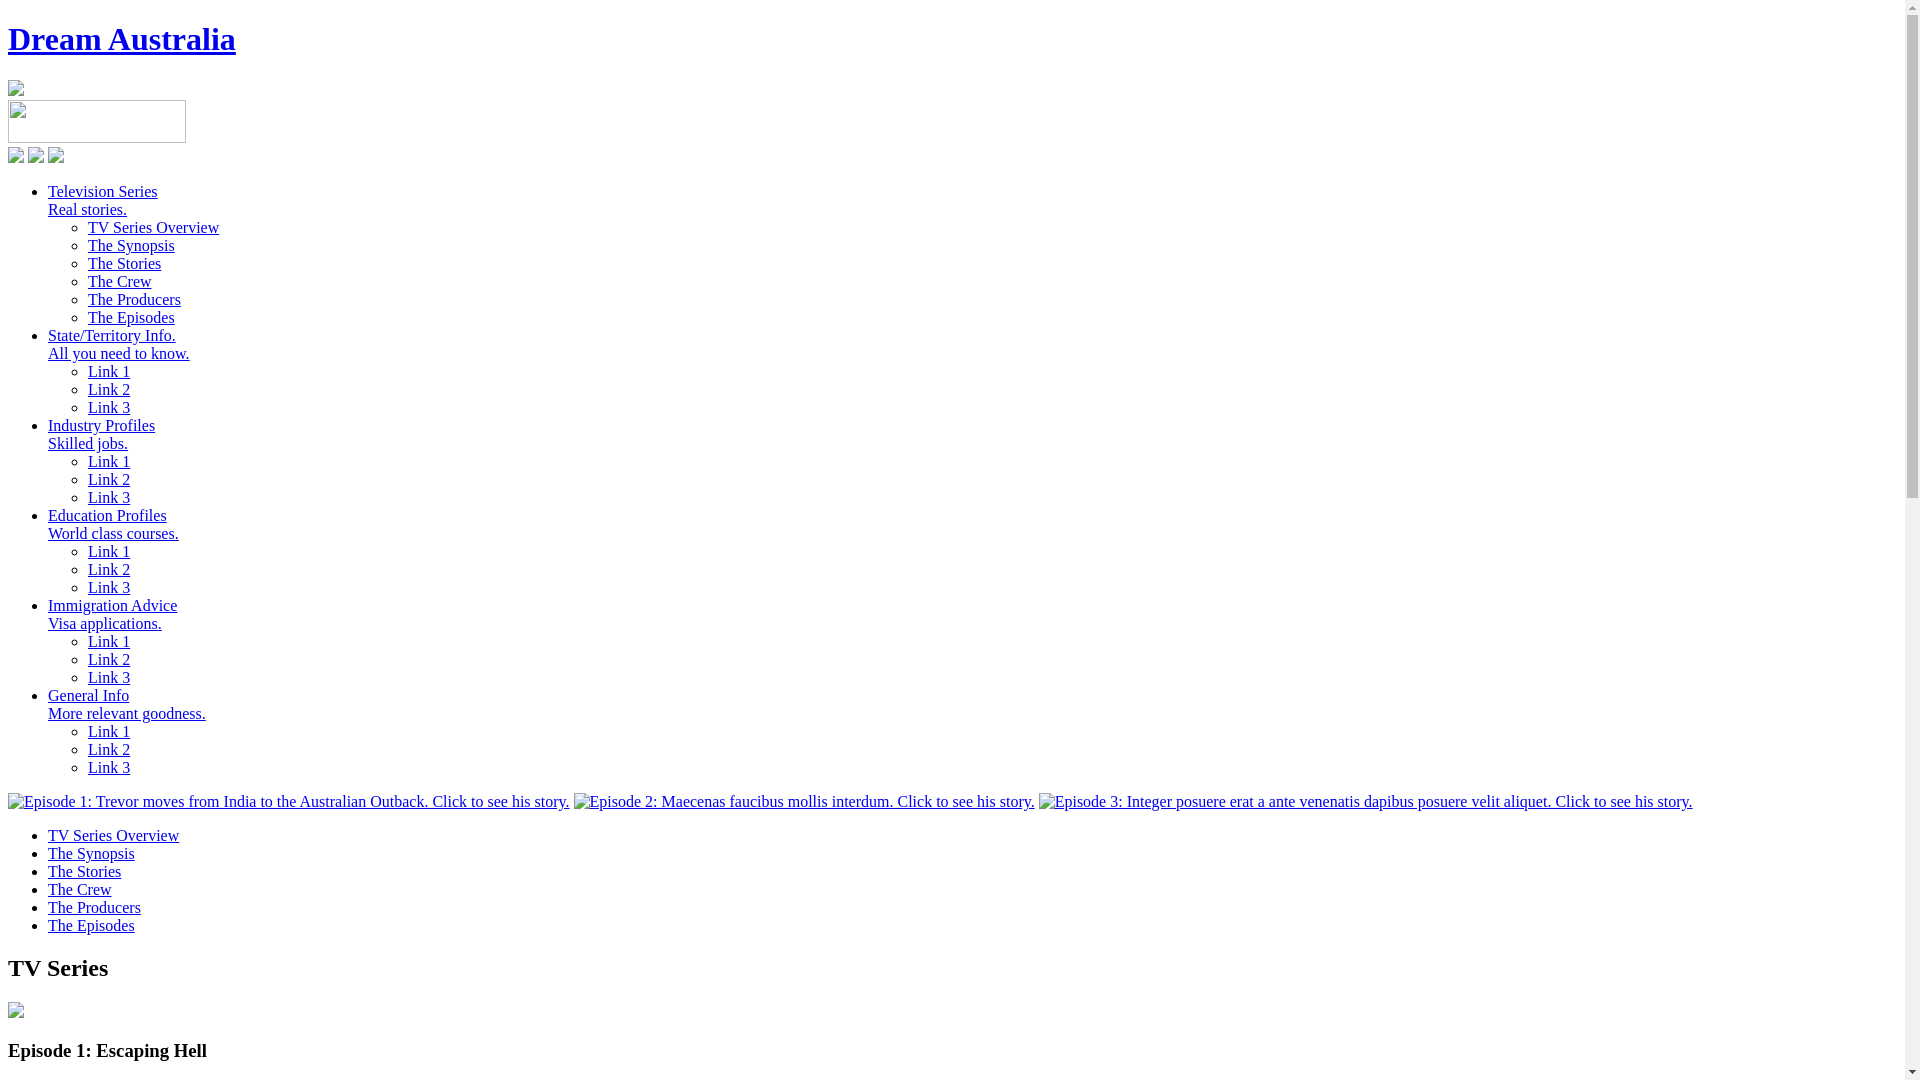  What do you see at coordinates (130, 316) in the screenshot?
I see `'The Episodes'` at bounding box center [130, 316].